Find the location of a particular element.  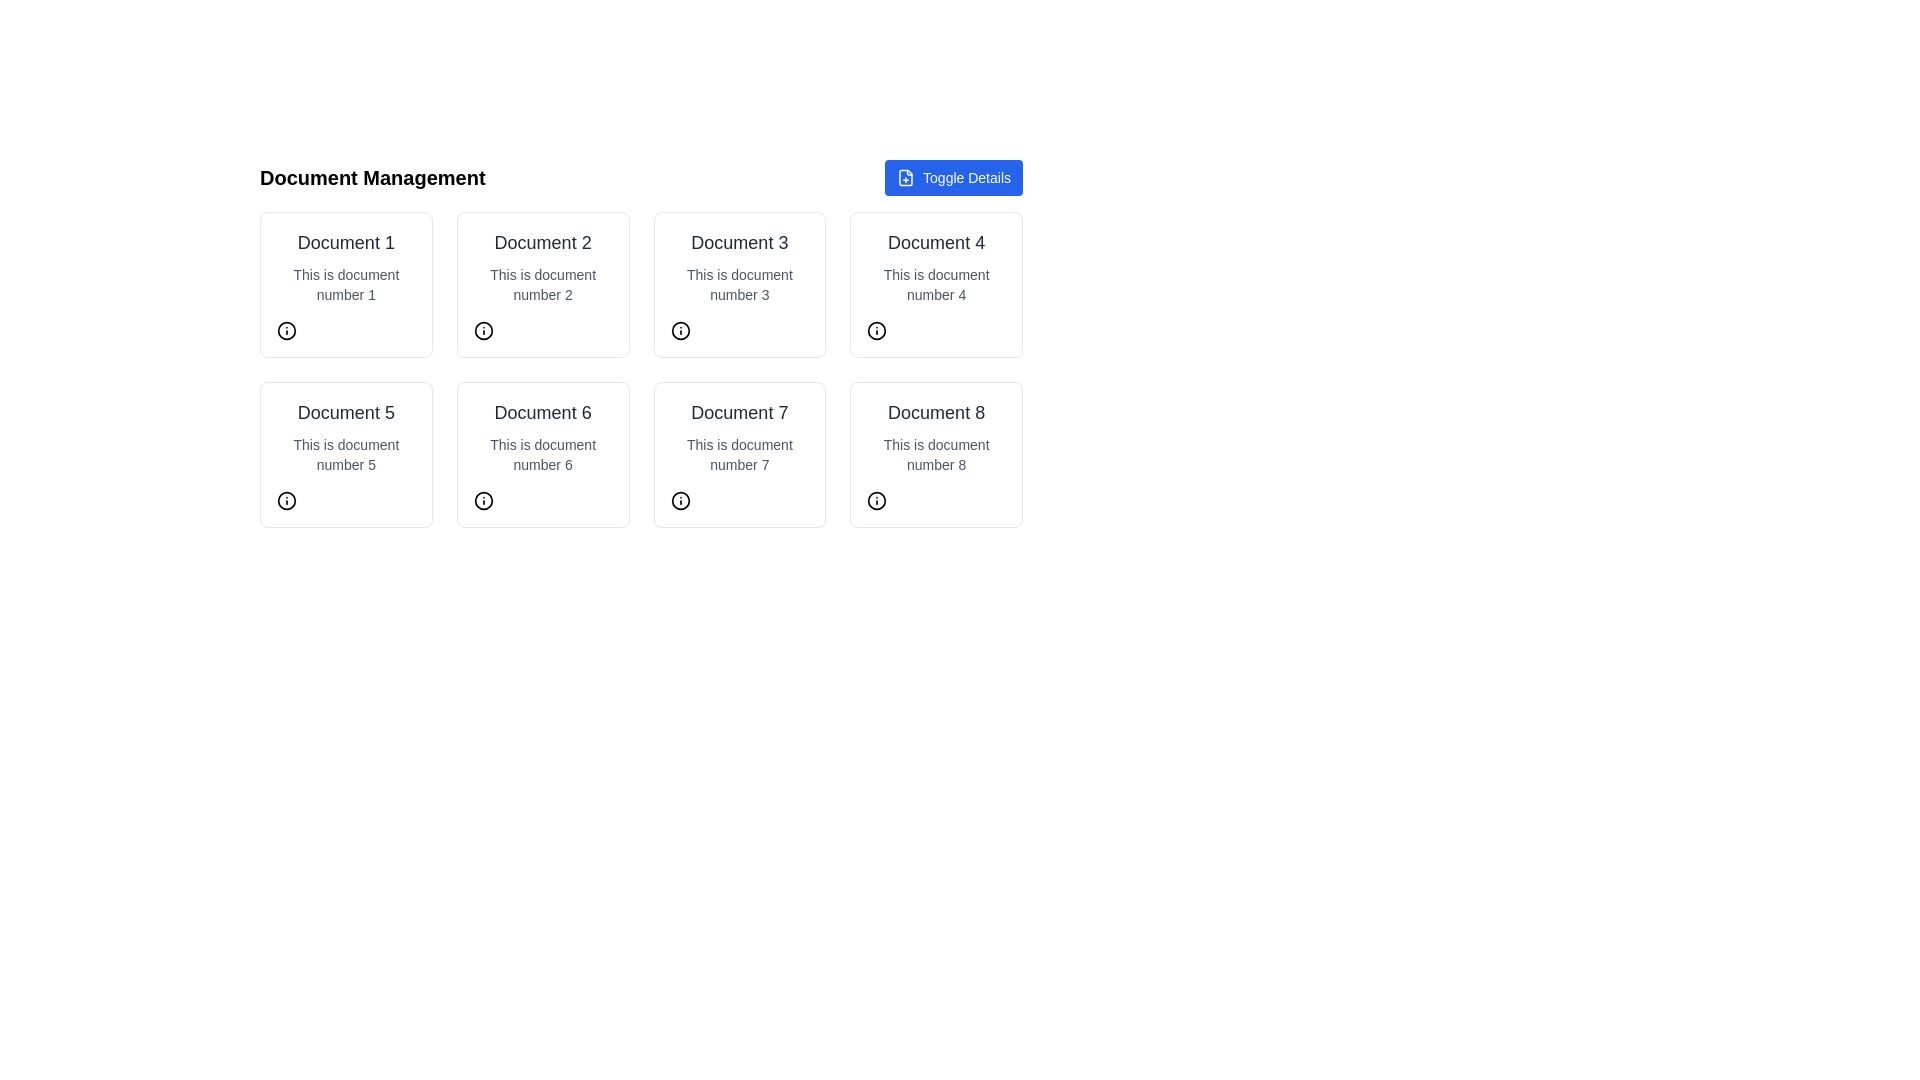

the circular shape within the SVG icon located under the fourth document card labeled 'Document 4', which provides quick information is located at coordinates (877, 330).